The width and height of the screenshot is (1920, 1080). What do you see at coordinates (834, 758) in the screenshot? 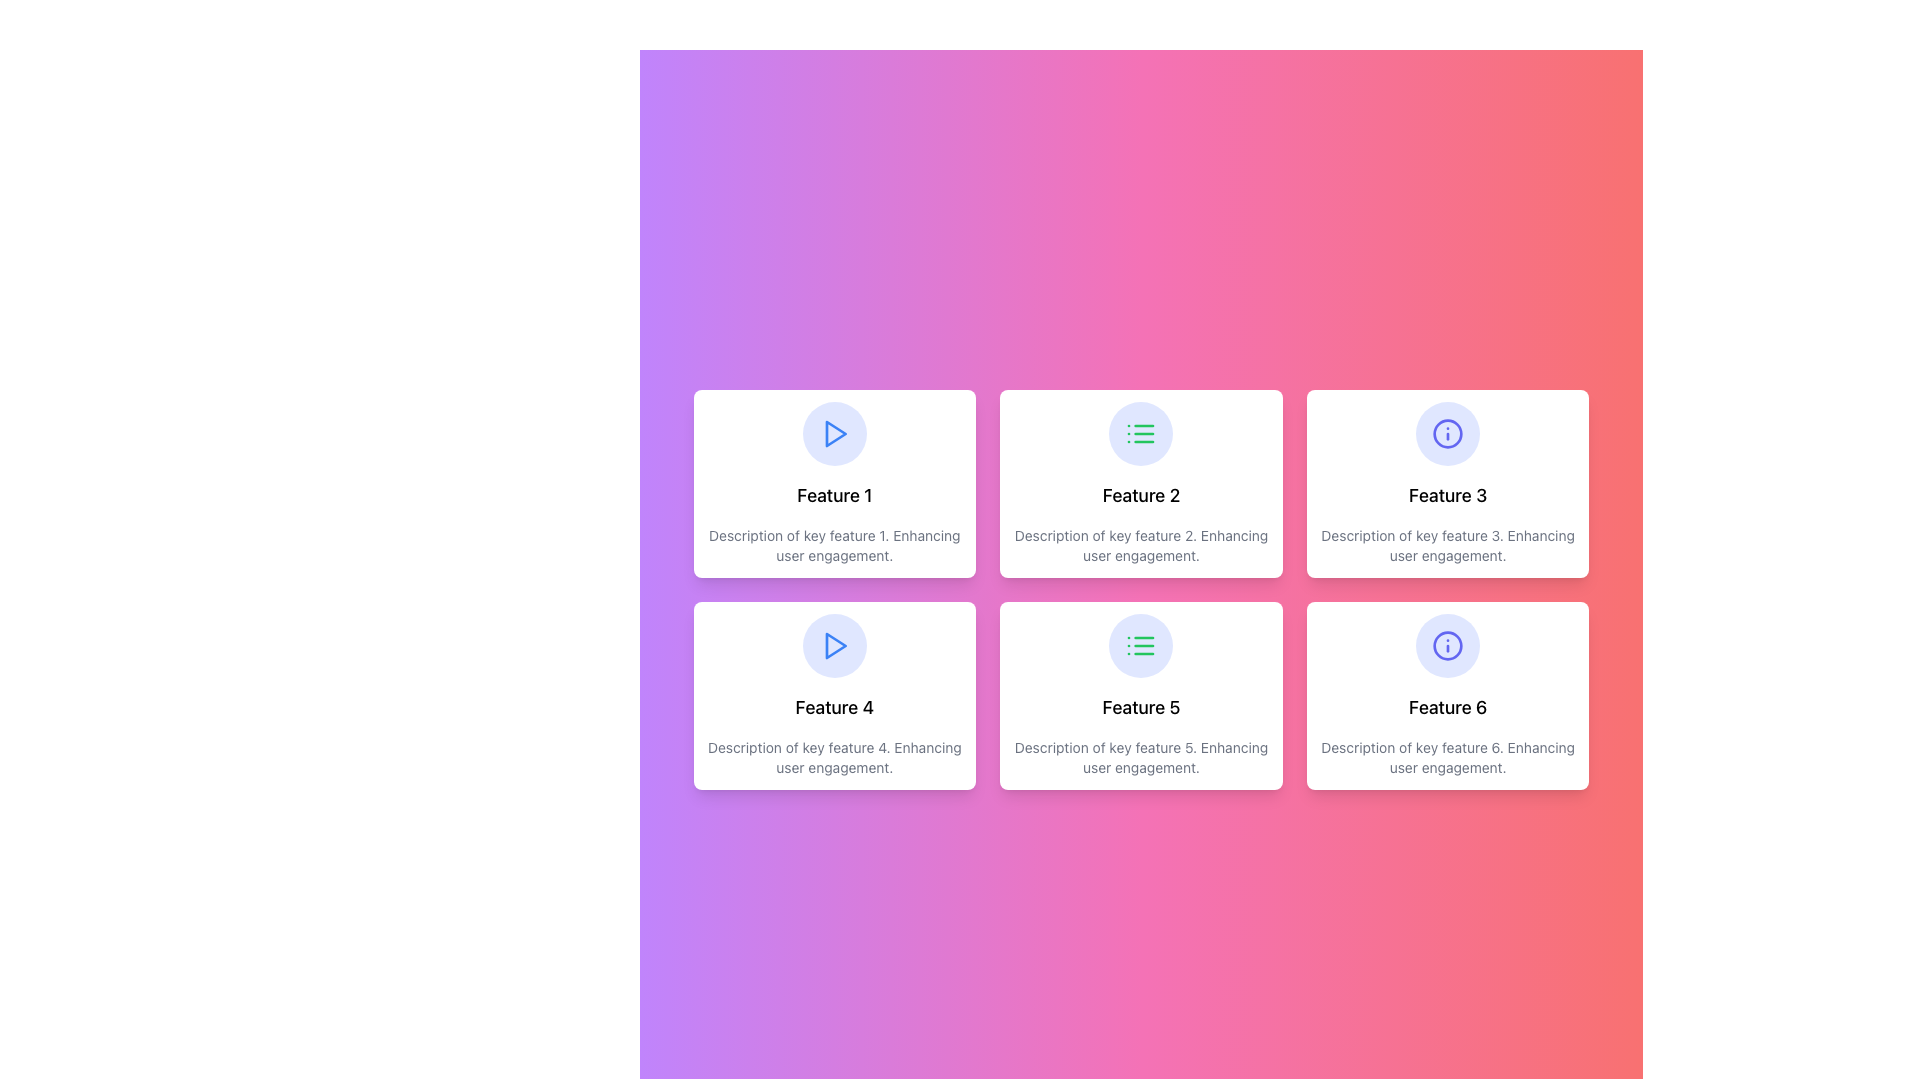
I see `the small, gray, centered text that reads 'Description of key feature 4. Enhancing user engagement.' located within the feature box below the title 'Feature 4'` at bounding box center [834, 758].